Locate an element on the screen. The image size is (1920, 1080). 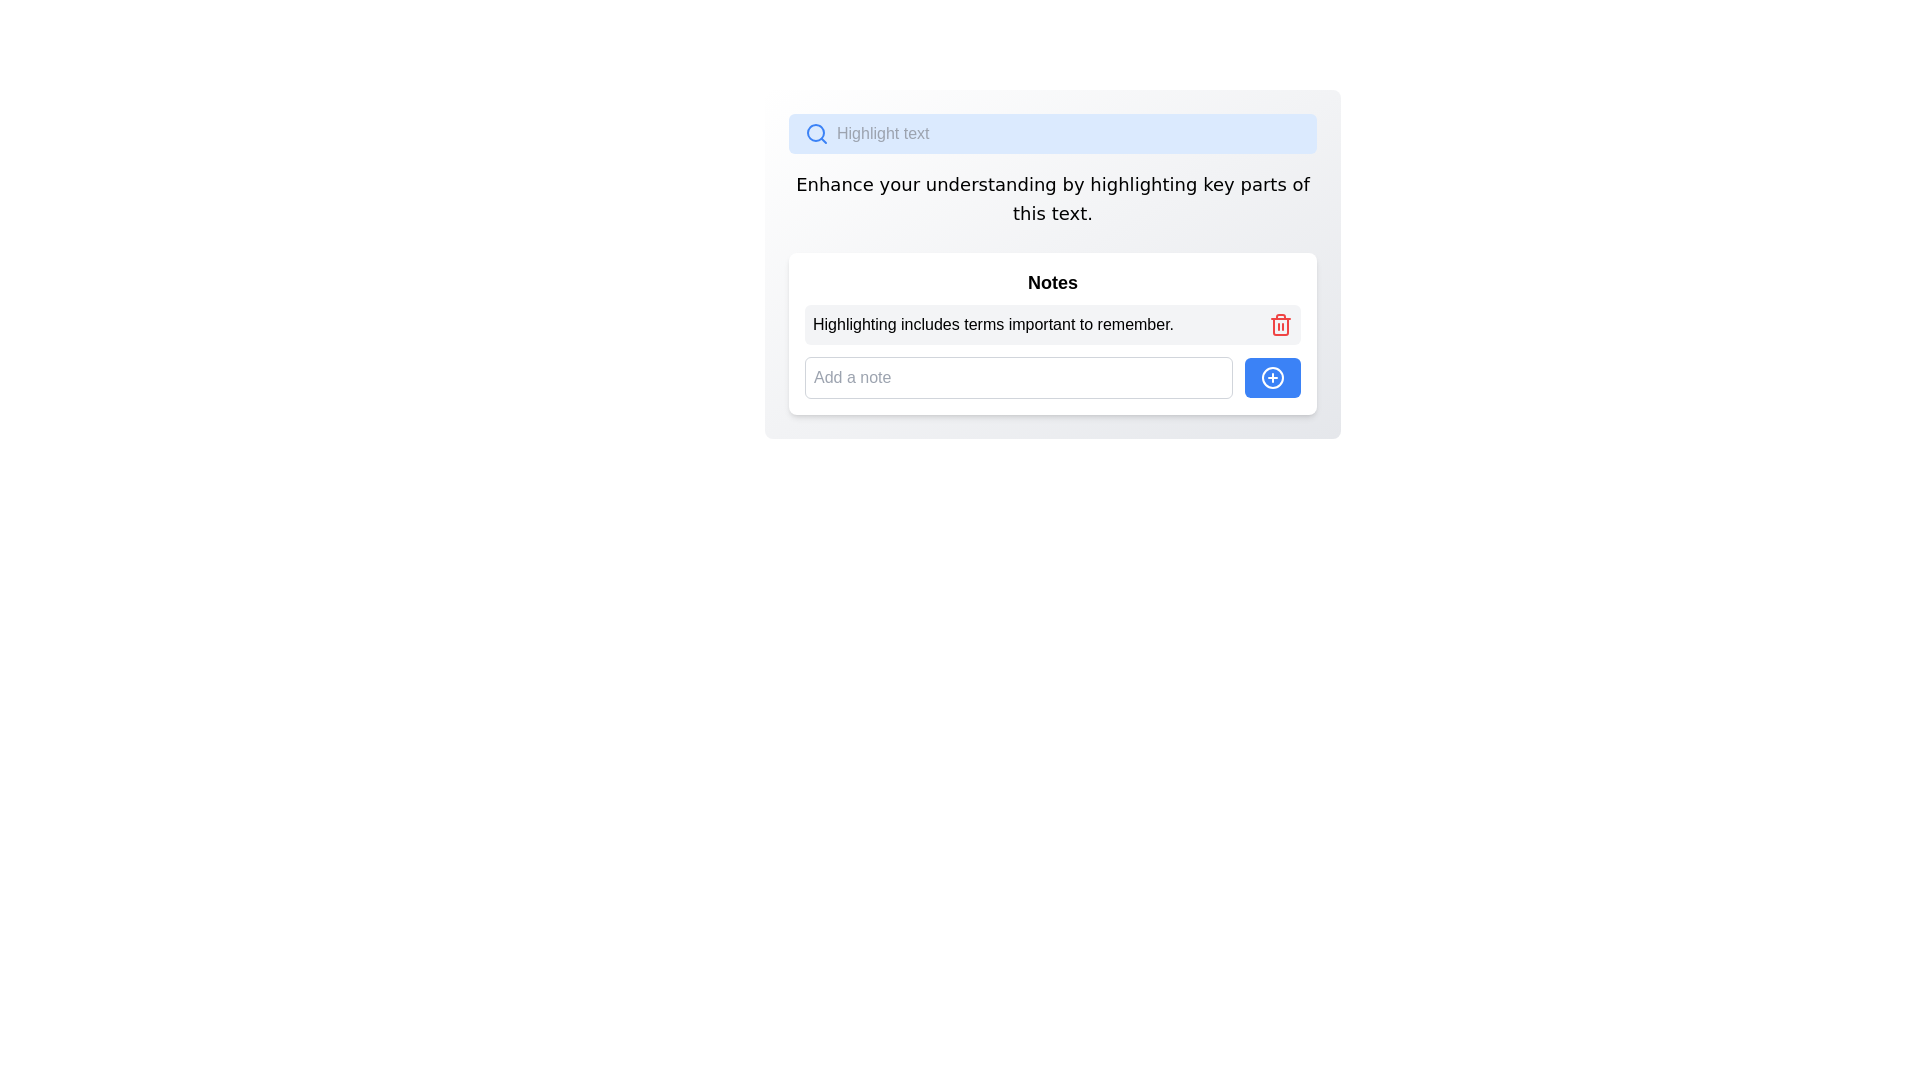
the single character 'i' in the second word of the sentence 'Enhance your understanding by highlighting key parts of this text.' is located at coordinates (1034, 213).